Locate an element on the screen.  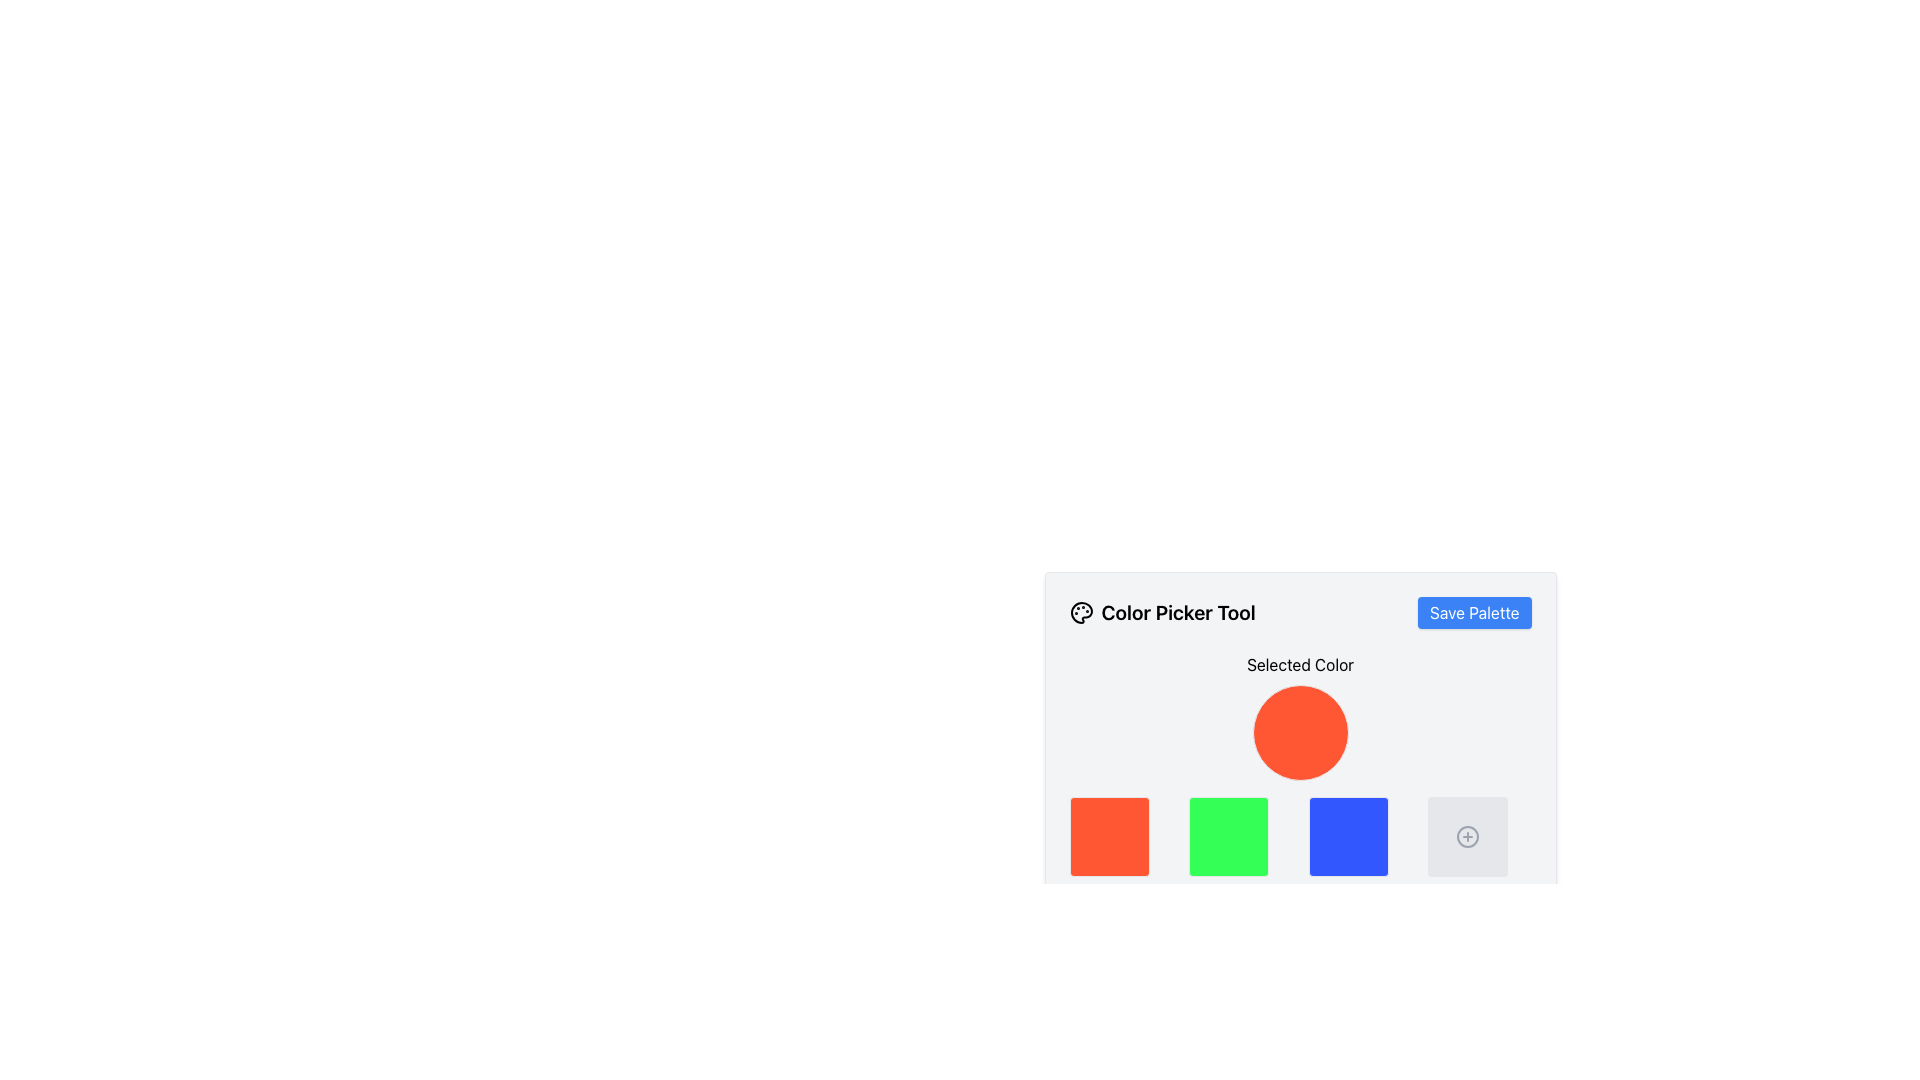
the 'Save Palette' button, which is a rectangular button with a blue background and white text, positioned in the top-right section near the 'Color Picker Tool' is located at coordinates (1474, 612).